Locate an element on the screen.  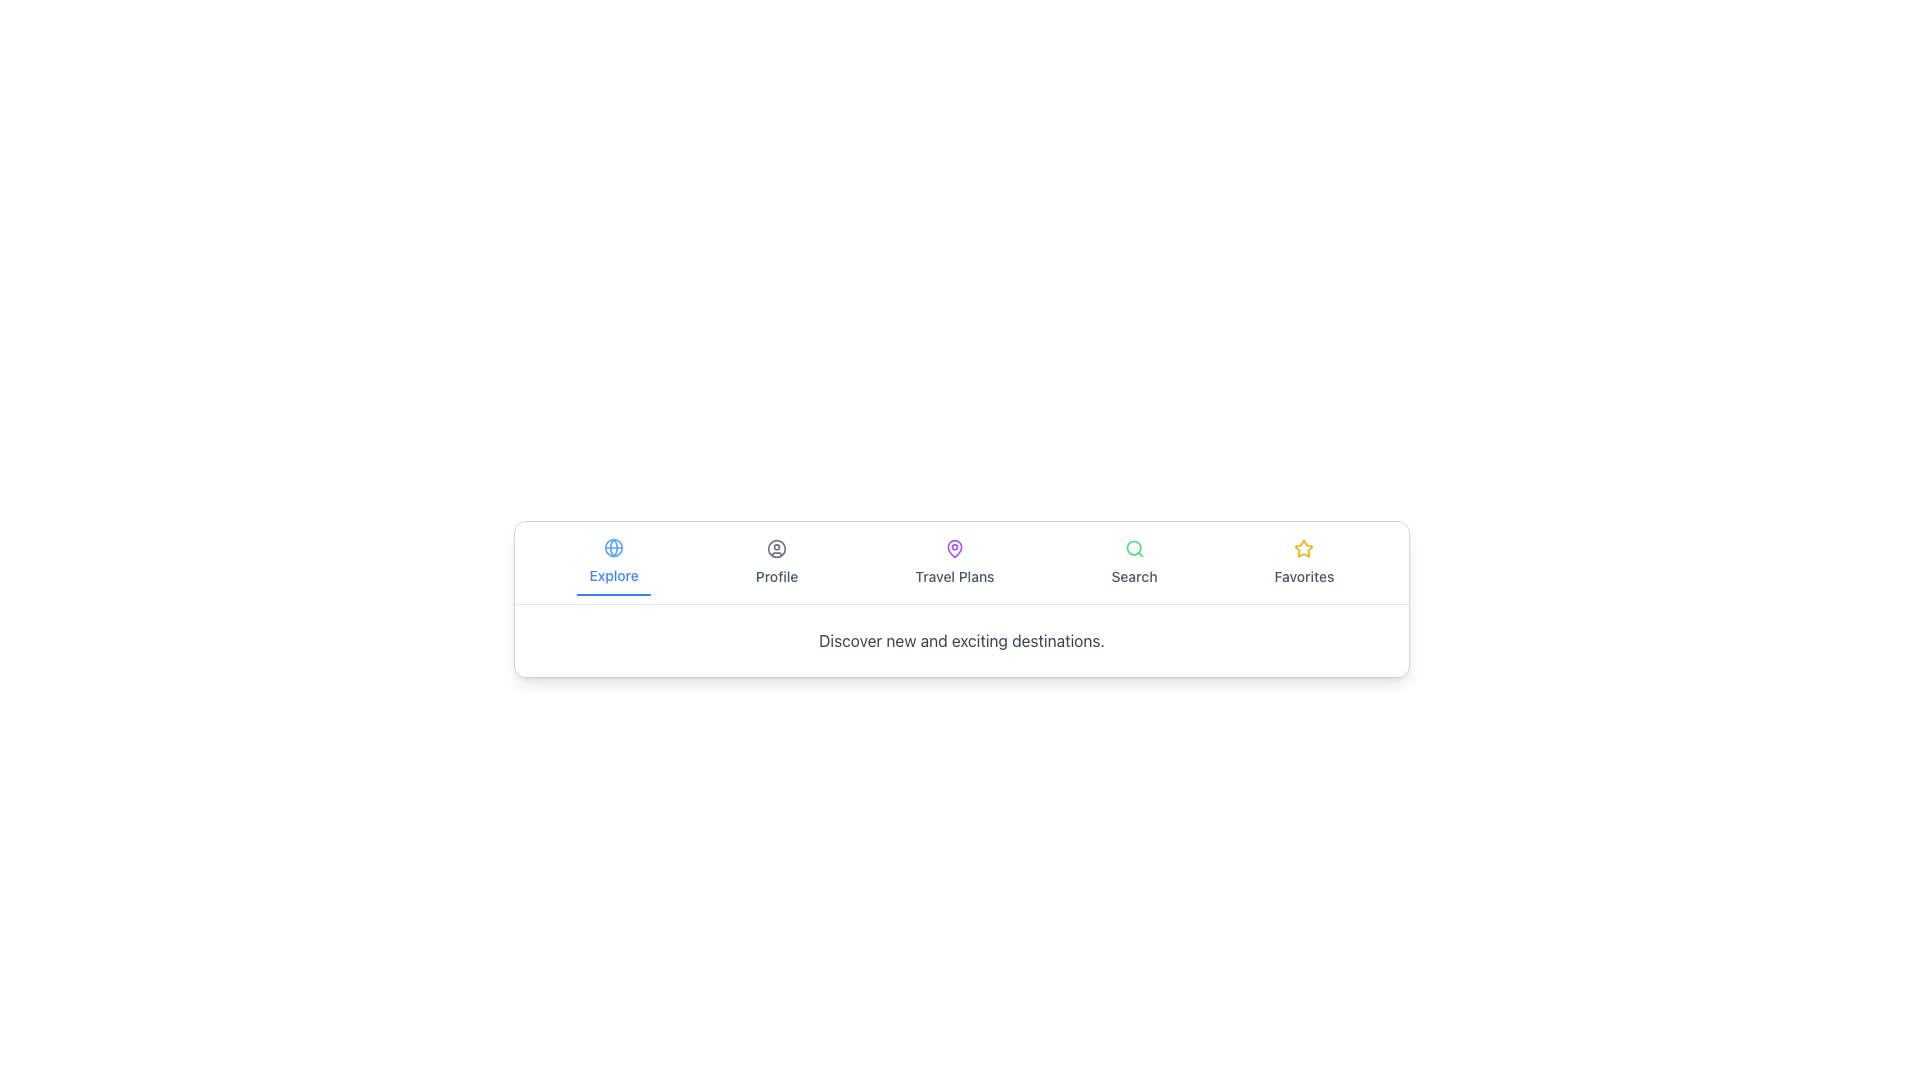
the Navigation Bar item is located at coordinates (961, 563).